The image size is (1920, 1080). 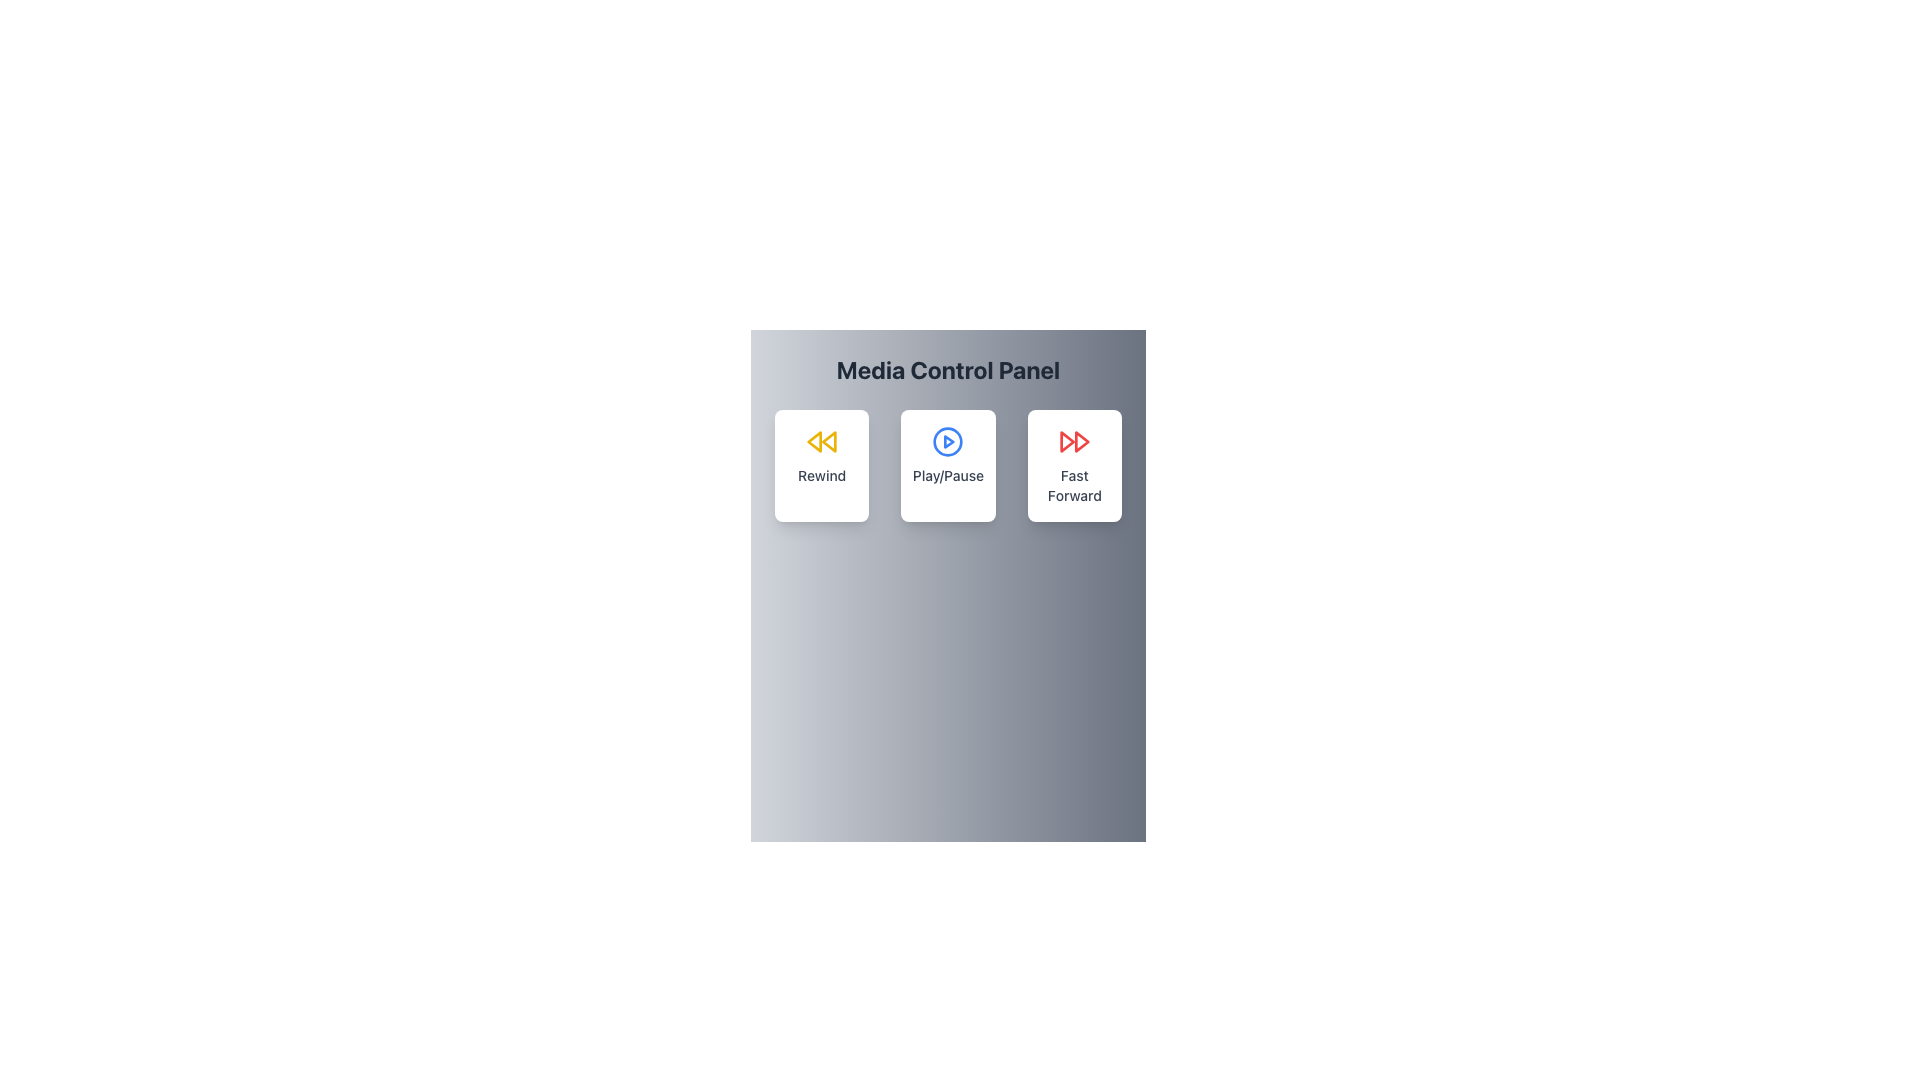 I want to click on the play/pause button located between the 'Rewind' and 'Fast Forward' buttons in the media control panel, so click(x=947, y=466).